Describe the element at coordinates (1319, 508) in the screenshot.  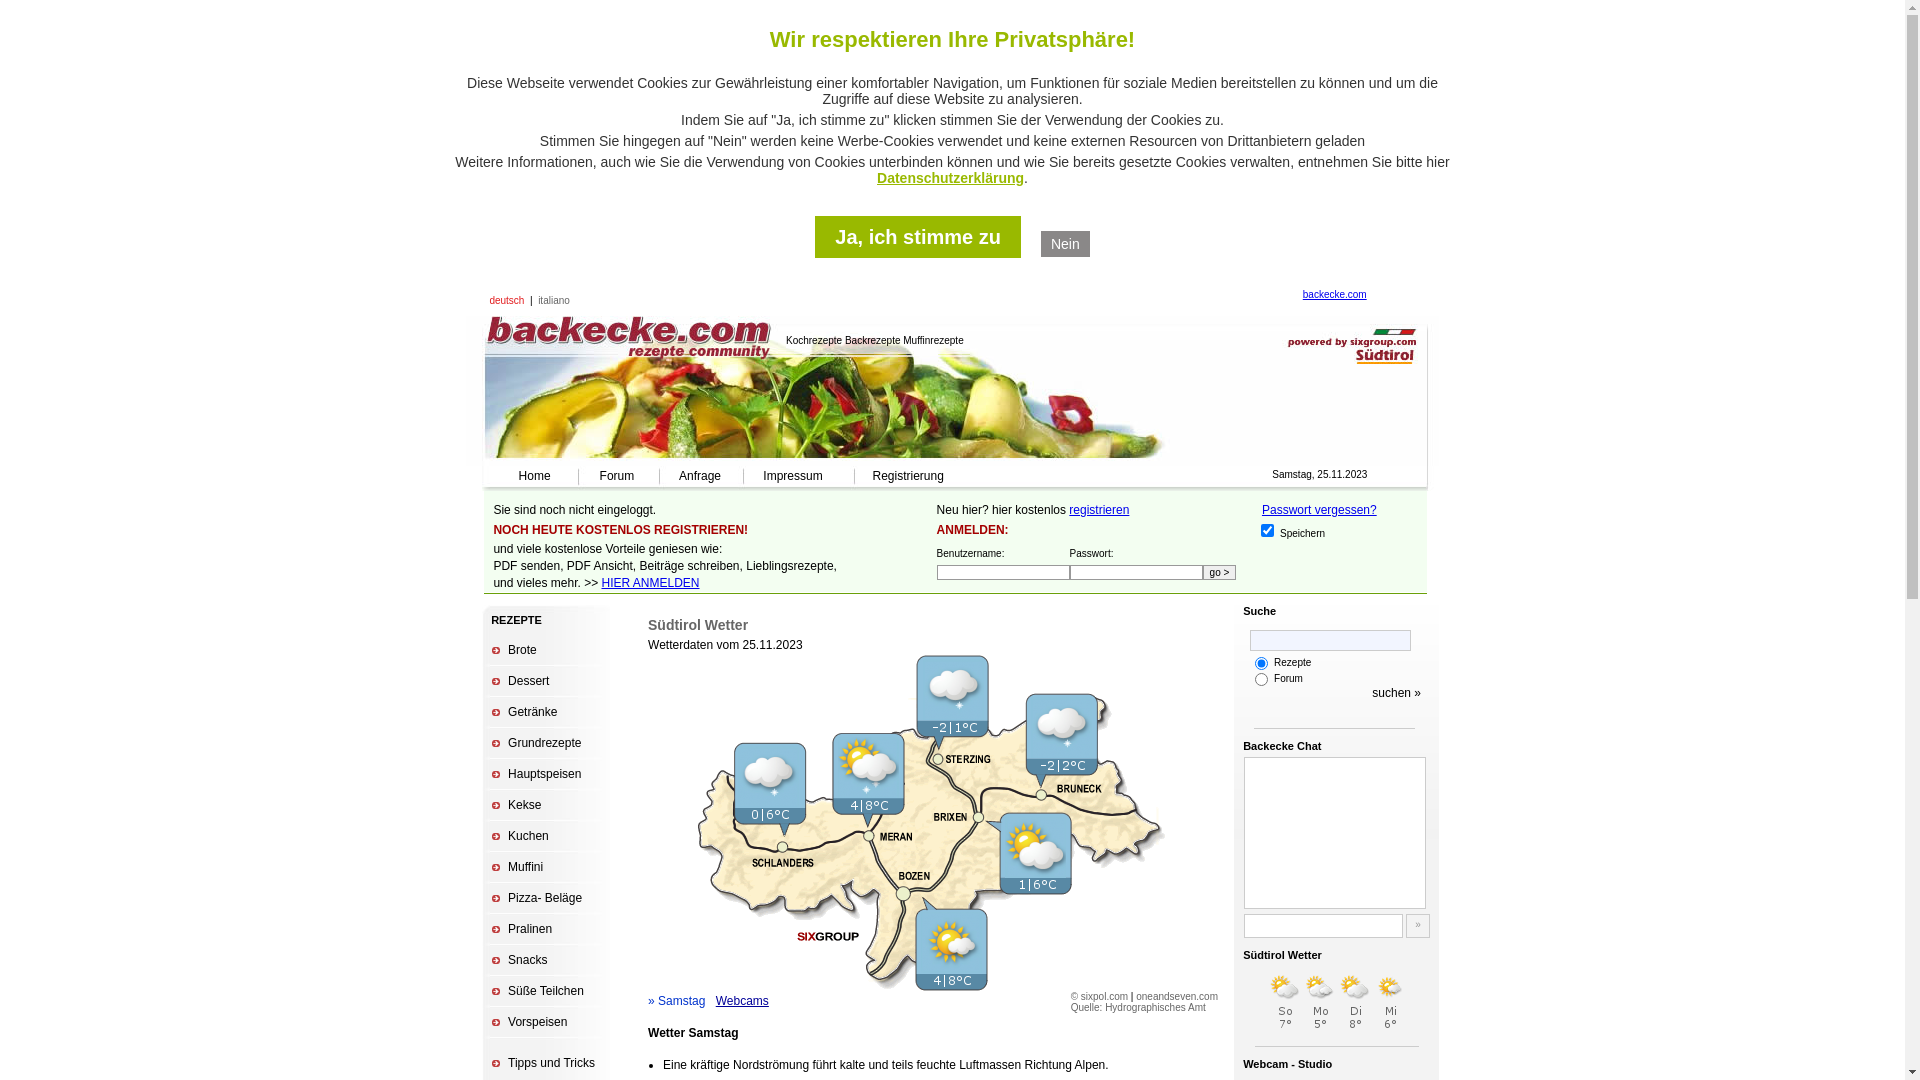
I see `'Passwort vergessen?'` at that location.